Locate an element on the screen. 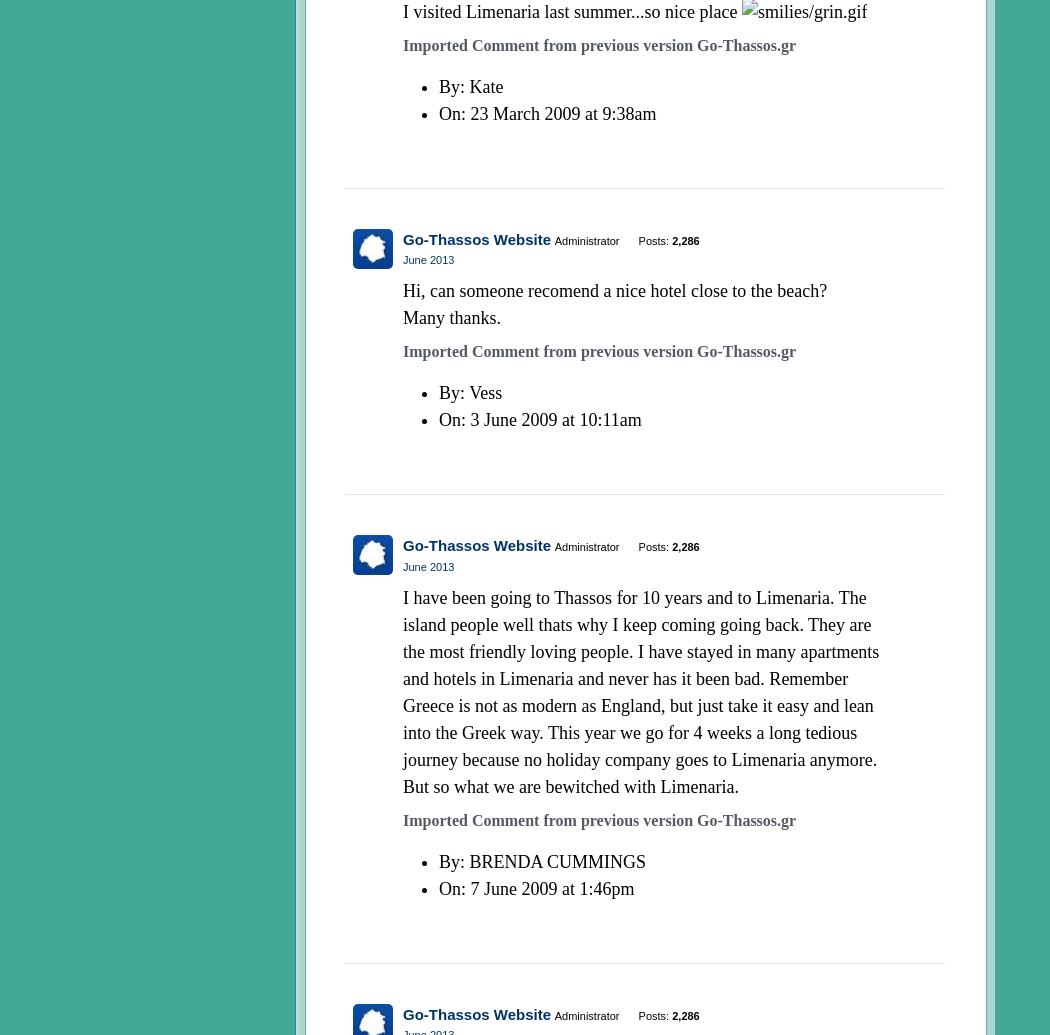 Image resolution: width=1050 pixels, height=1035 pixels. ': BRENDA CUMMINGS' is located at coordinates (553, 860).